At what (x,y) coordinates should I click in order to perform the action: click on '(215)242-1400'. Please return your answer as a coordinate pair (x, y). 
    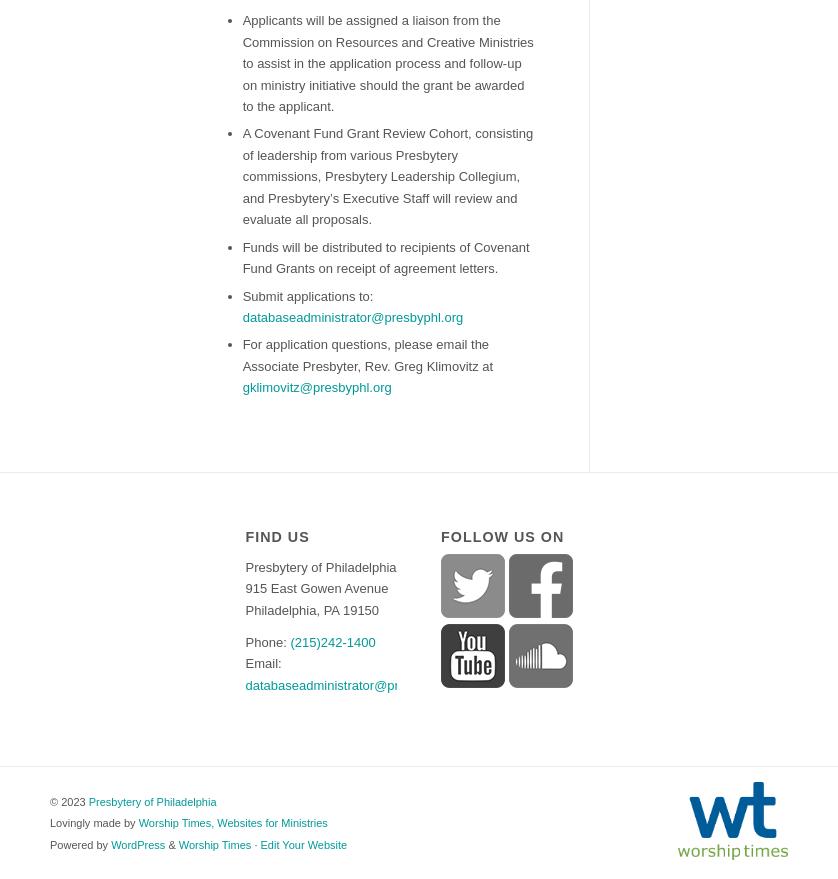
    Looking at the image, I should click on (331, 640).